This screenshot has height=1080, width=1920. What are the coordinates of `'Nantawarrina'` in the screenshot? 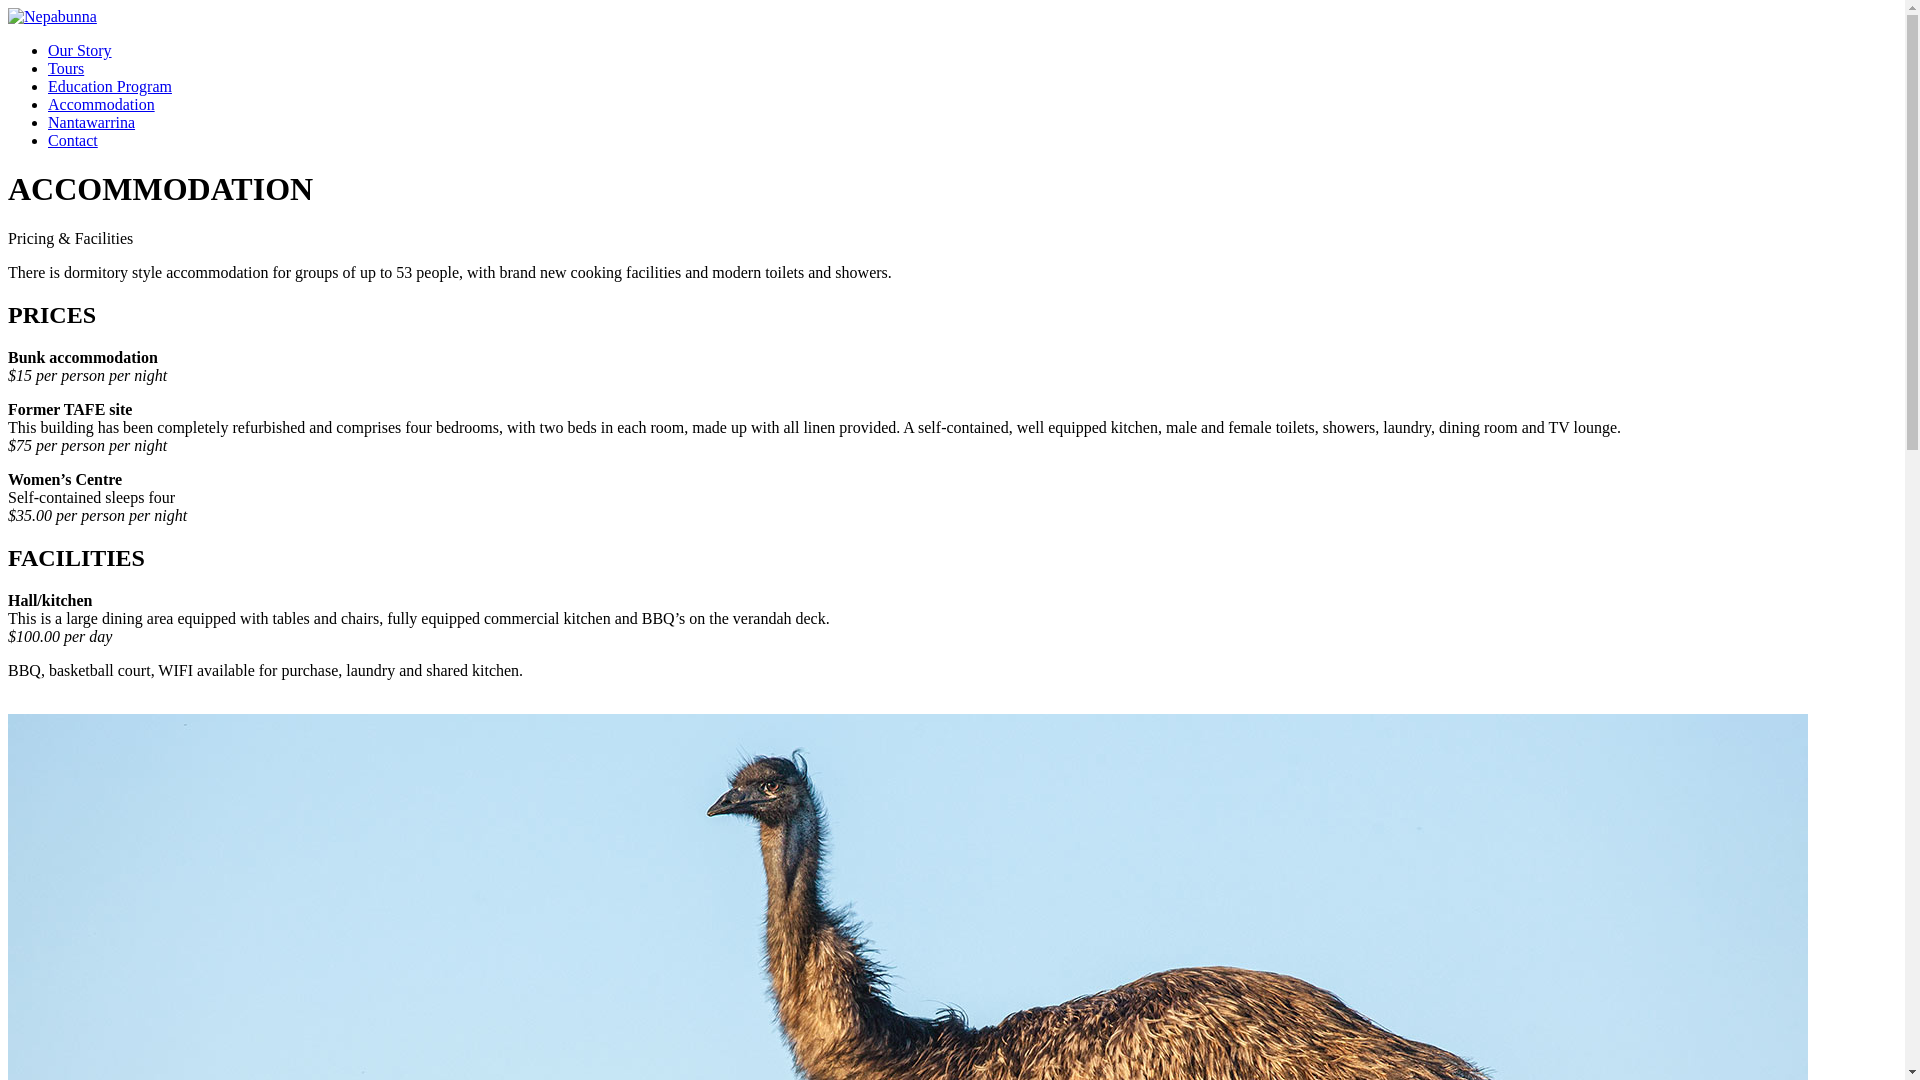 It's located at (90, 122).